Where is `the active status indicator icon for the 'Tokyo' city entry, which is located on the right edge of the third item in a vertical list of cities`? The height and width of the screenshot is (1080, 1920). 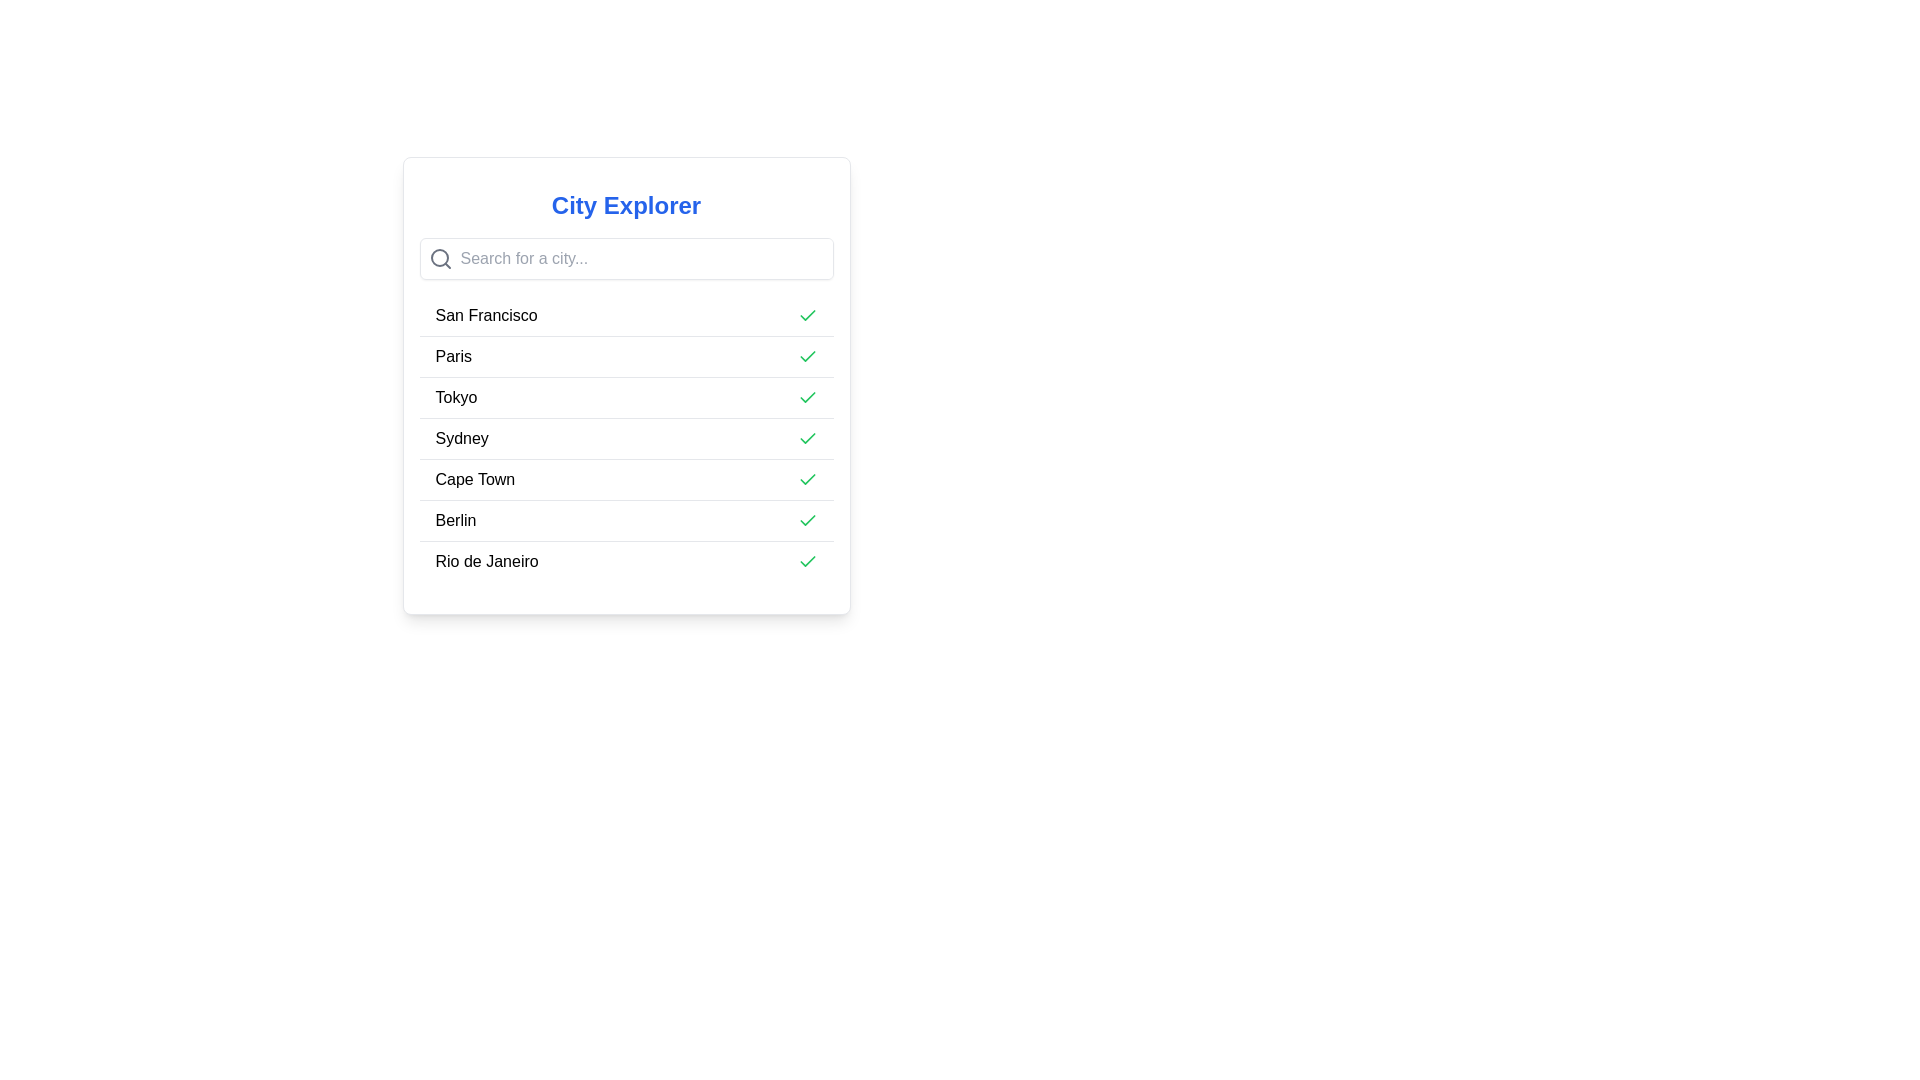 the active status indicator icon for the 'Tokyo' city entry, which is located on the right edge of the third item in a vertical list of cities is located at coordinates (807, 397).